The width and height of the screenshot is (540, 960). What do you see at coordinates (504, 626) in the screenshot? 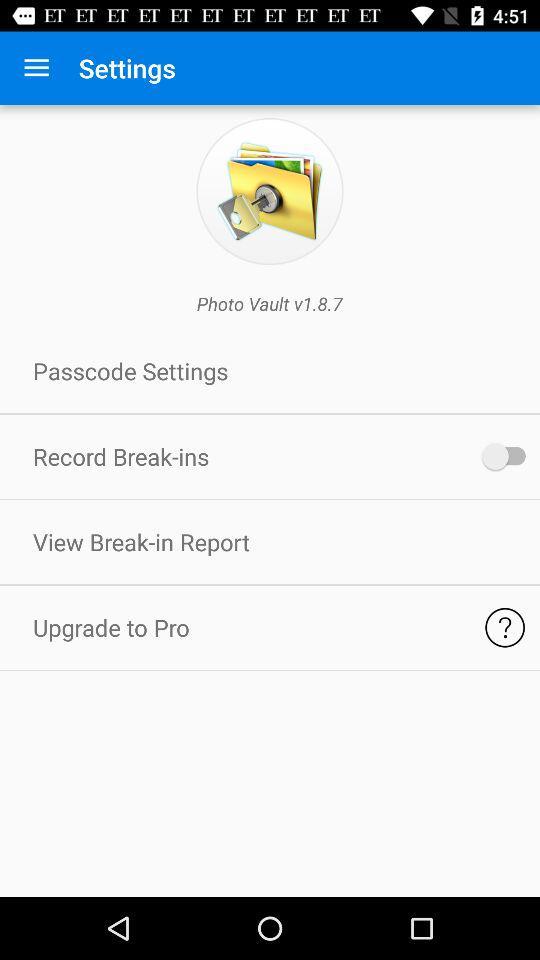
I see `help button` at bounding box center [504, 626].